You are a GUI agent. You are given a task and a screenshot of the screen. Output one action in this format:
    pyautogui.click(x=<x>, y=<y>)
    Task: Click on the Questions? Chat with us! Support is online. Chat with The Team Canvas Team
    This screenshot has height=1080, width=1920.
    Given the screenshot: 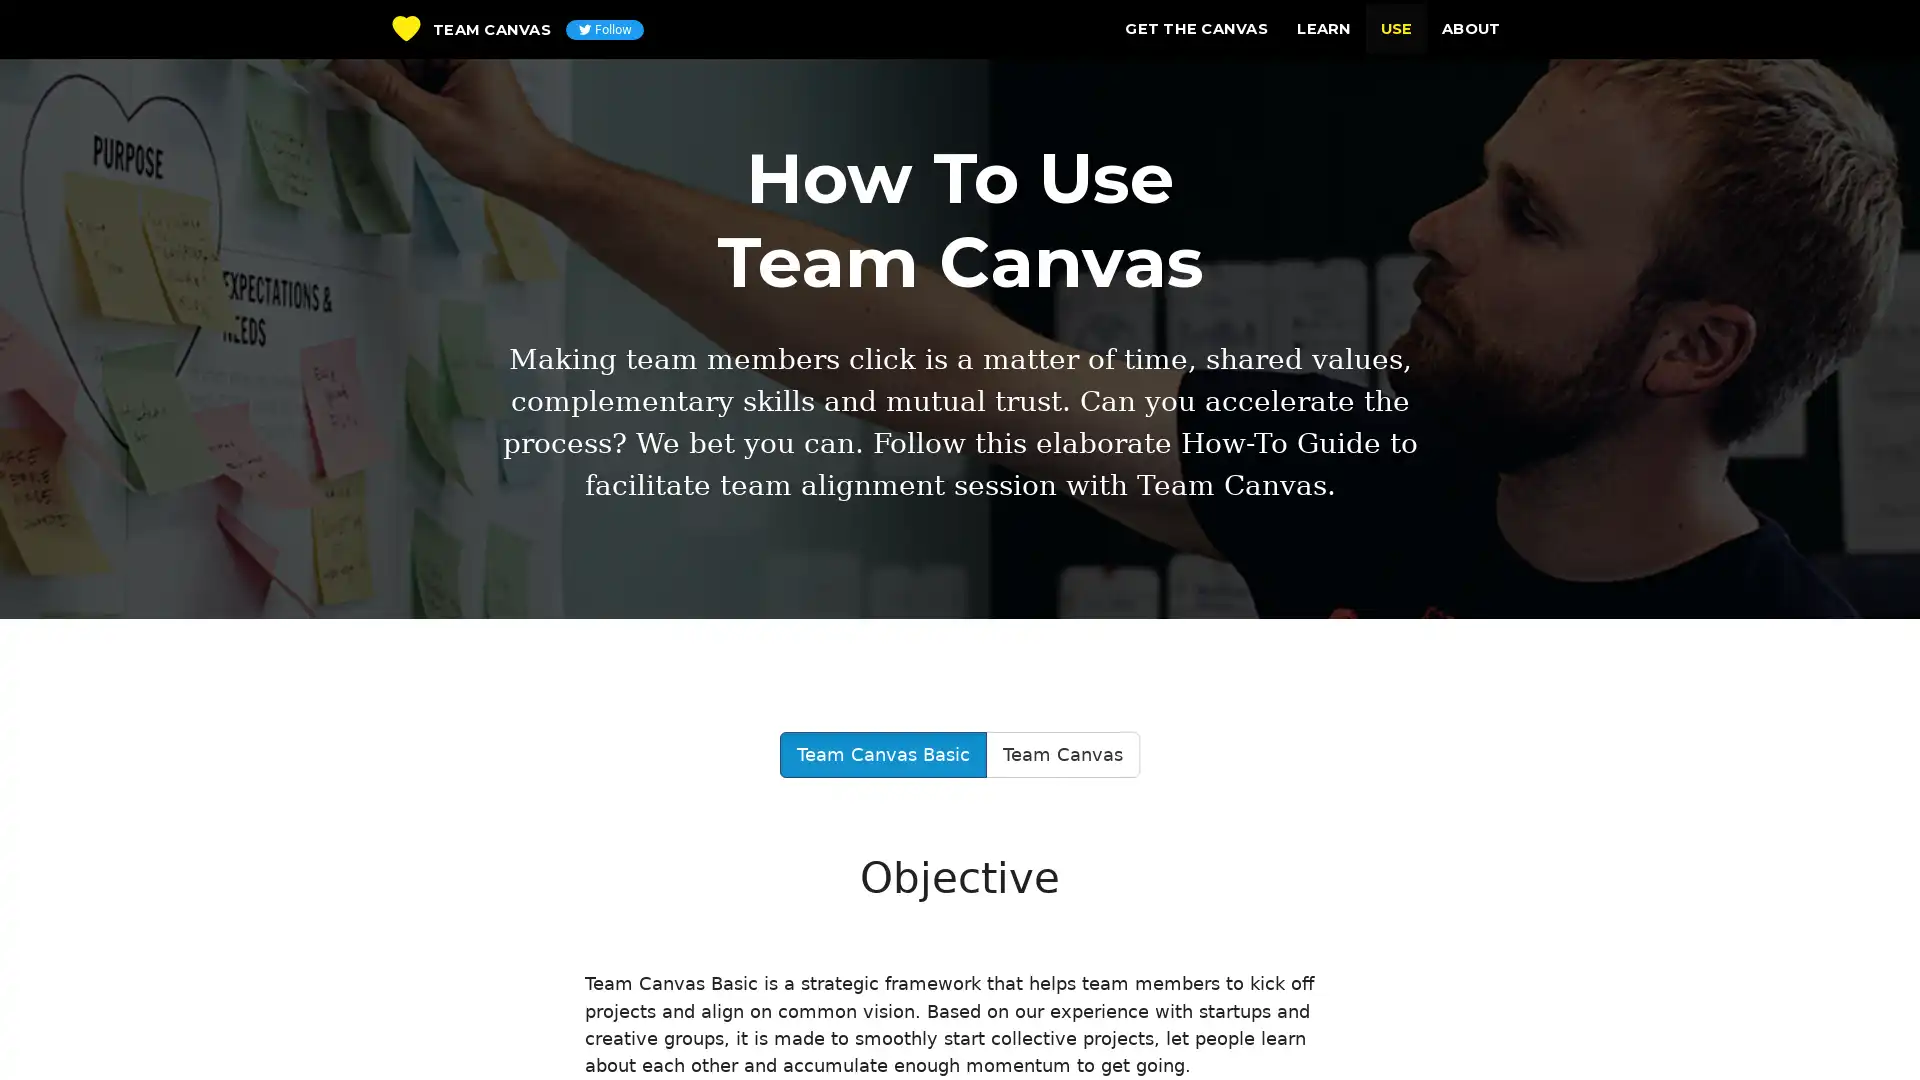 What is the action you would take?
    pyautogui.click(x=1865, y=1029)
    